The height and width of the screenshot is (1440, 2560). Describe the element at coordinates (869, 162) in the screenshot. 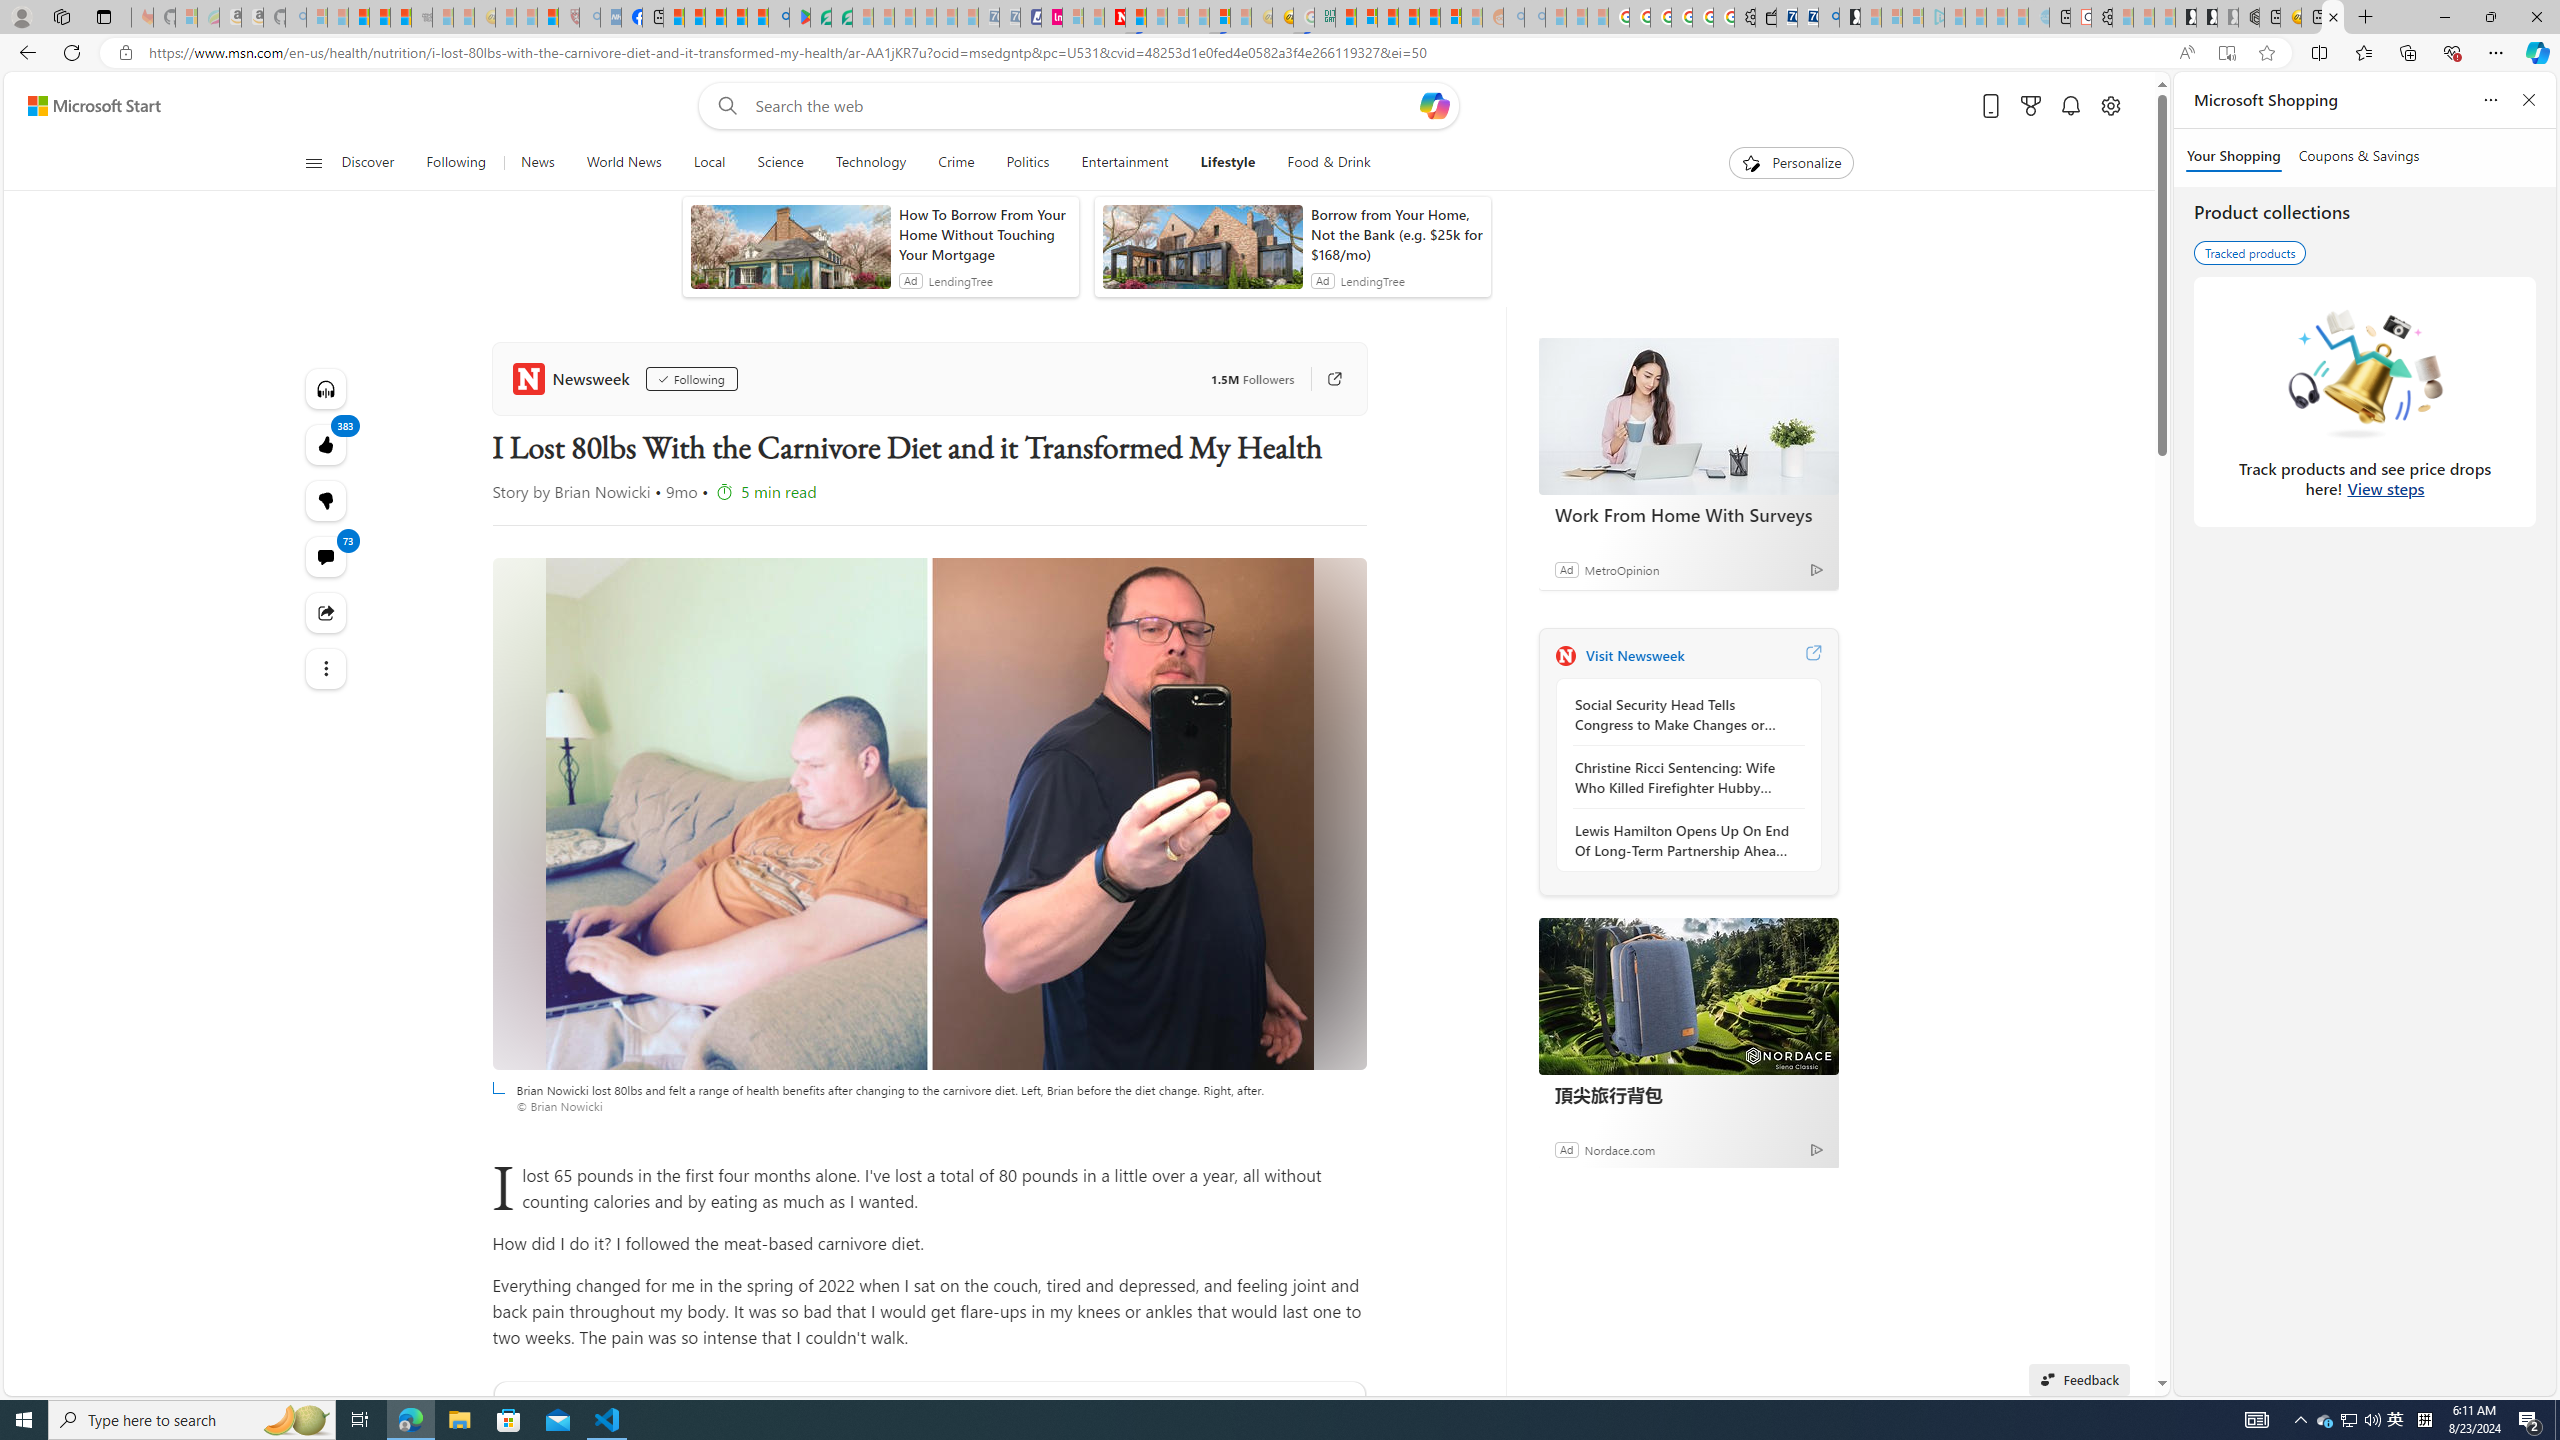

I see `'Technology'` at that location.